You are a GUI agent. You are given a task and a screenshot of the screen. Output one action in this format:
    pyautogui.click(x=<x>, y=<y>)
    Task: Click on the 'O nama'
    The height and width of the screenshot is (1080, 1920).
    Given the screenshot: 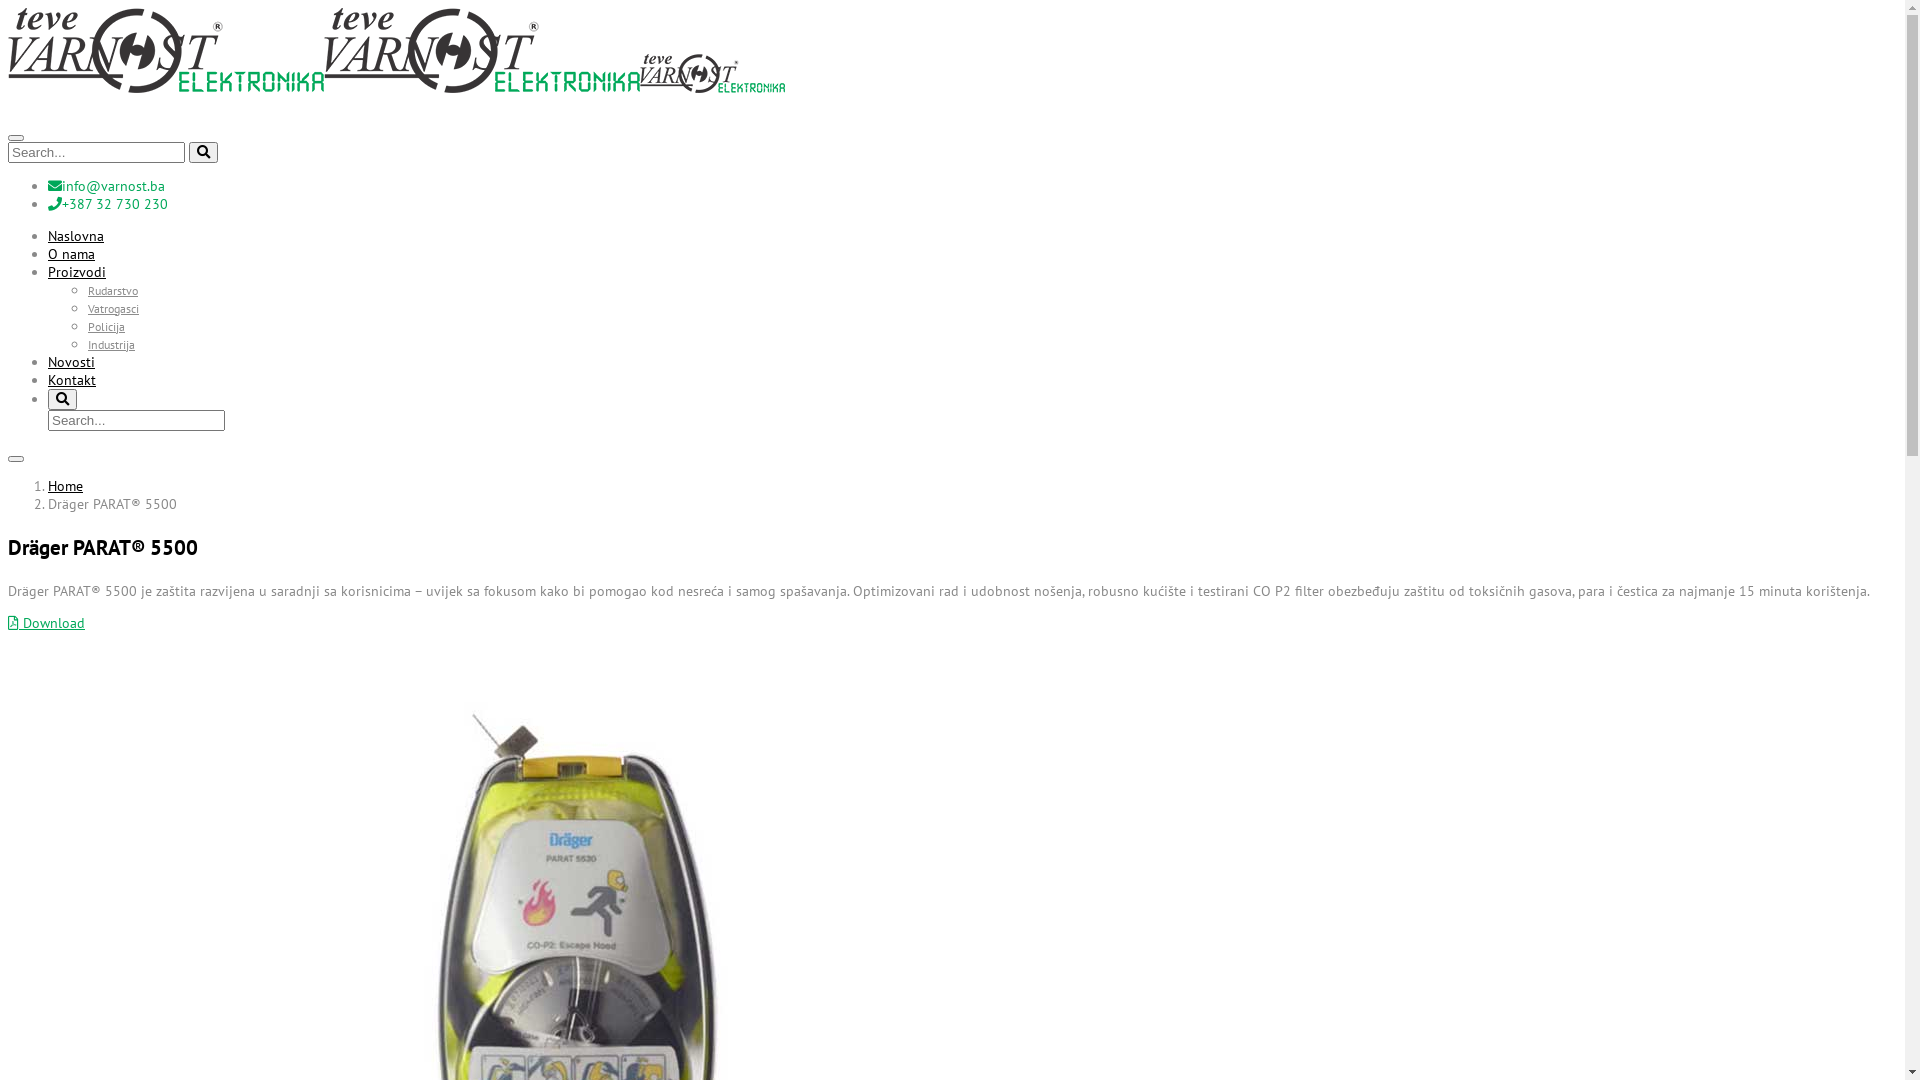 What is the action you would take?
    pyautogui.click(x=71, y=252)
    